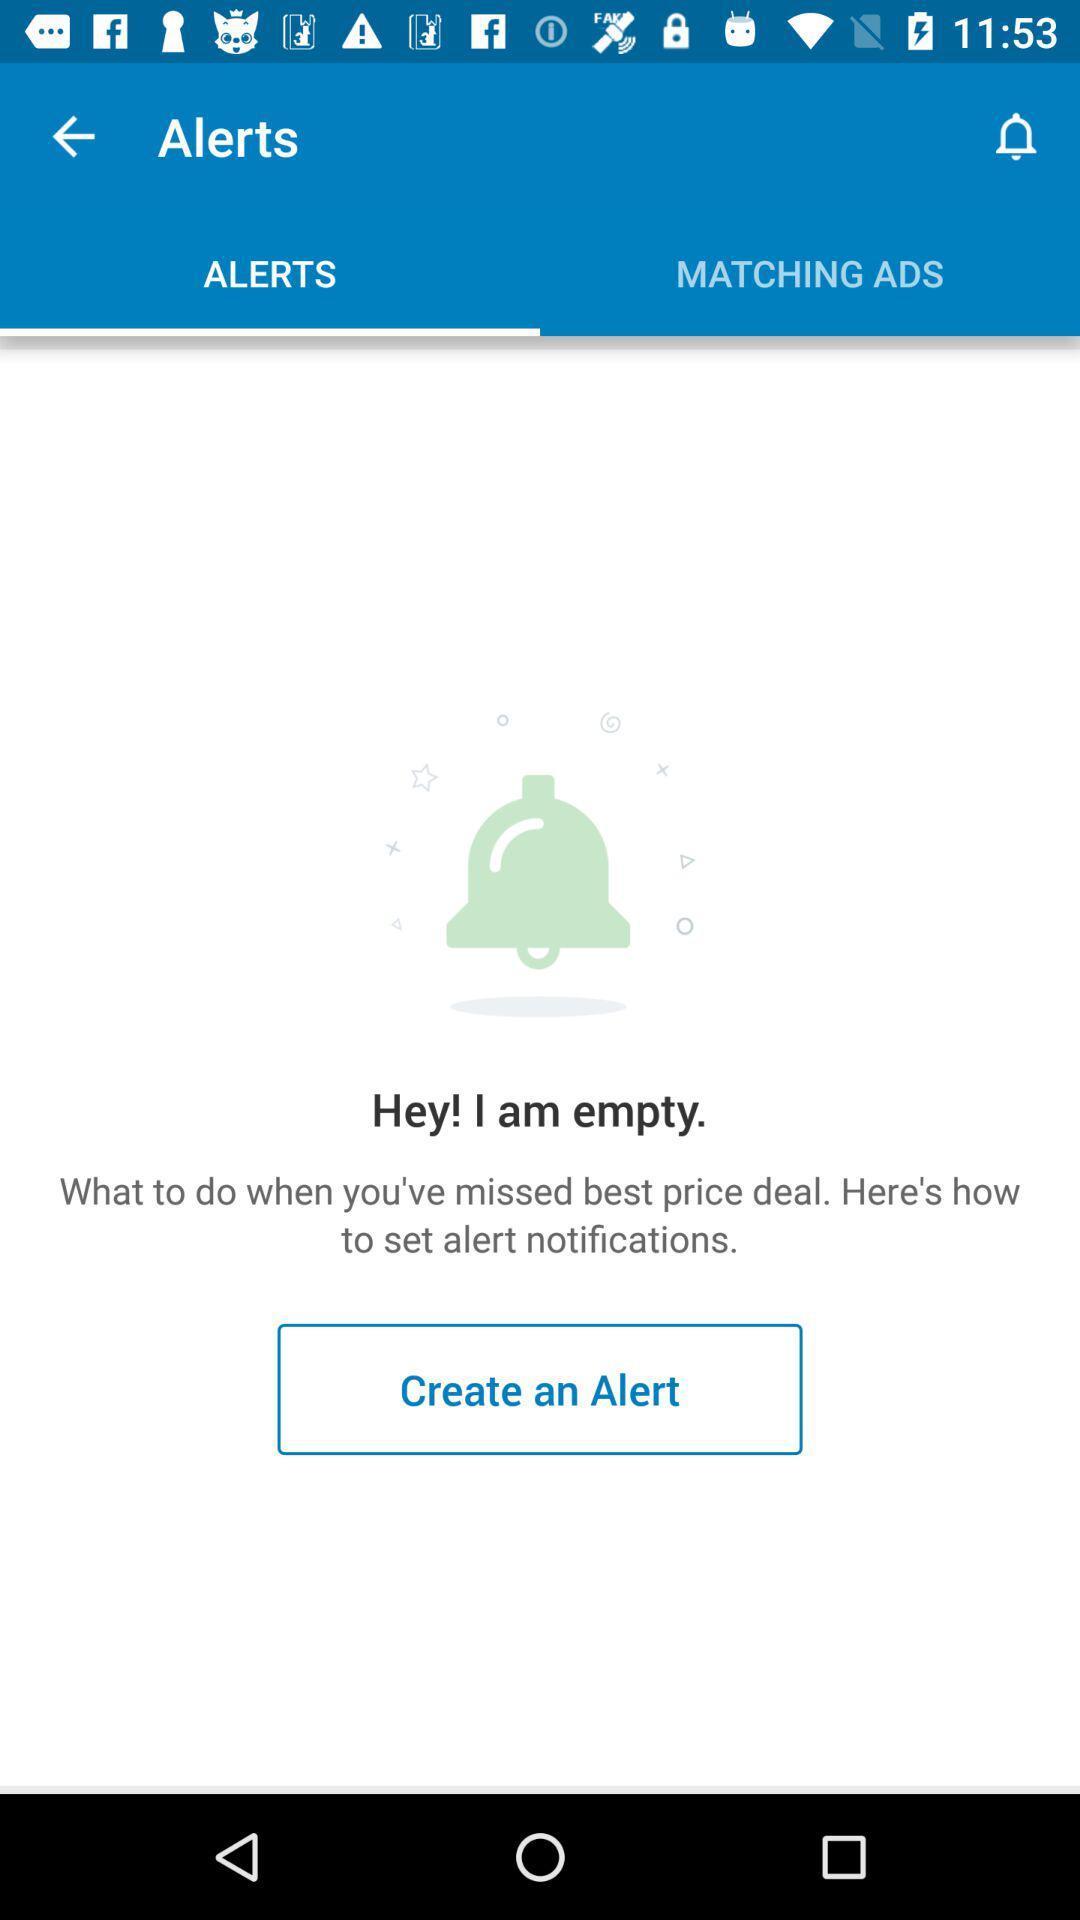 Image resolution: width=1080 pixels, height=1920 pixels. I want to click on the item to the left of the alerts icon, so click(72, 135).